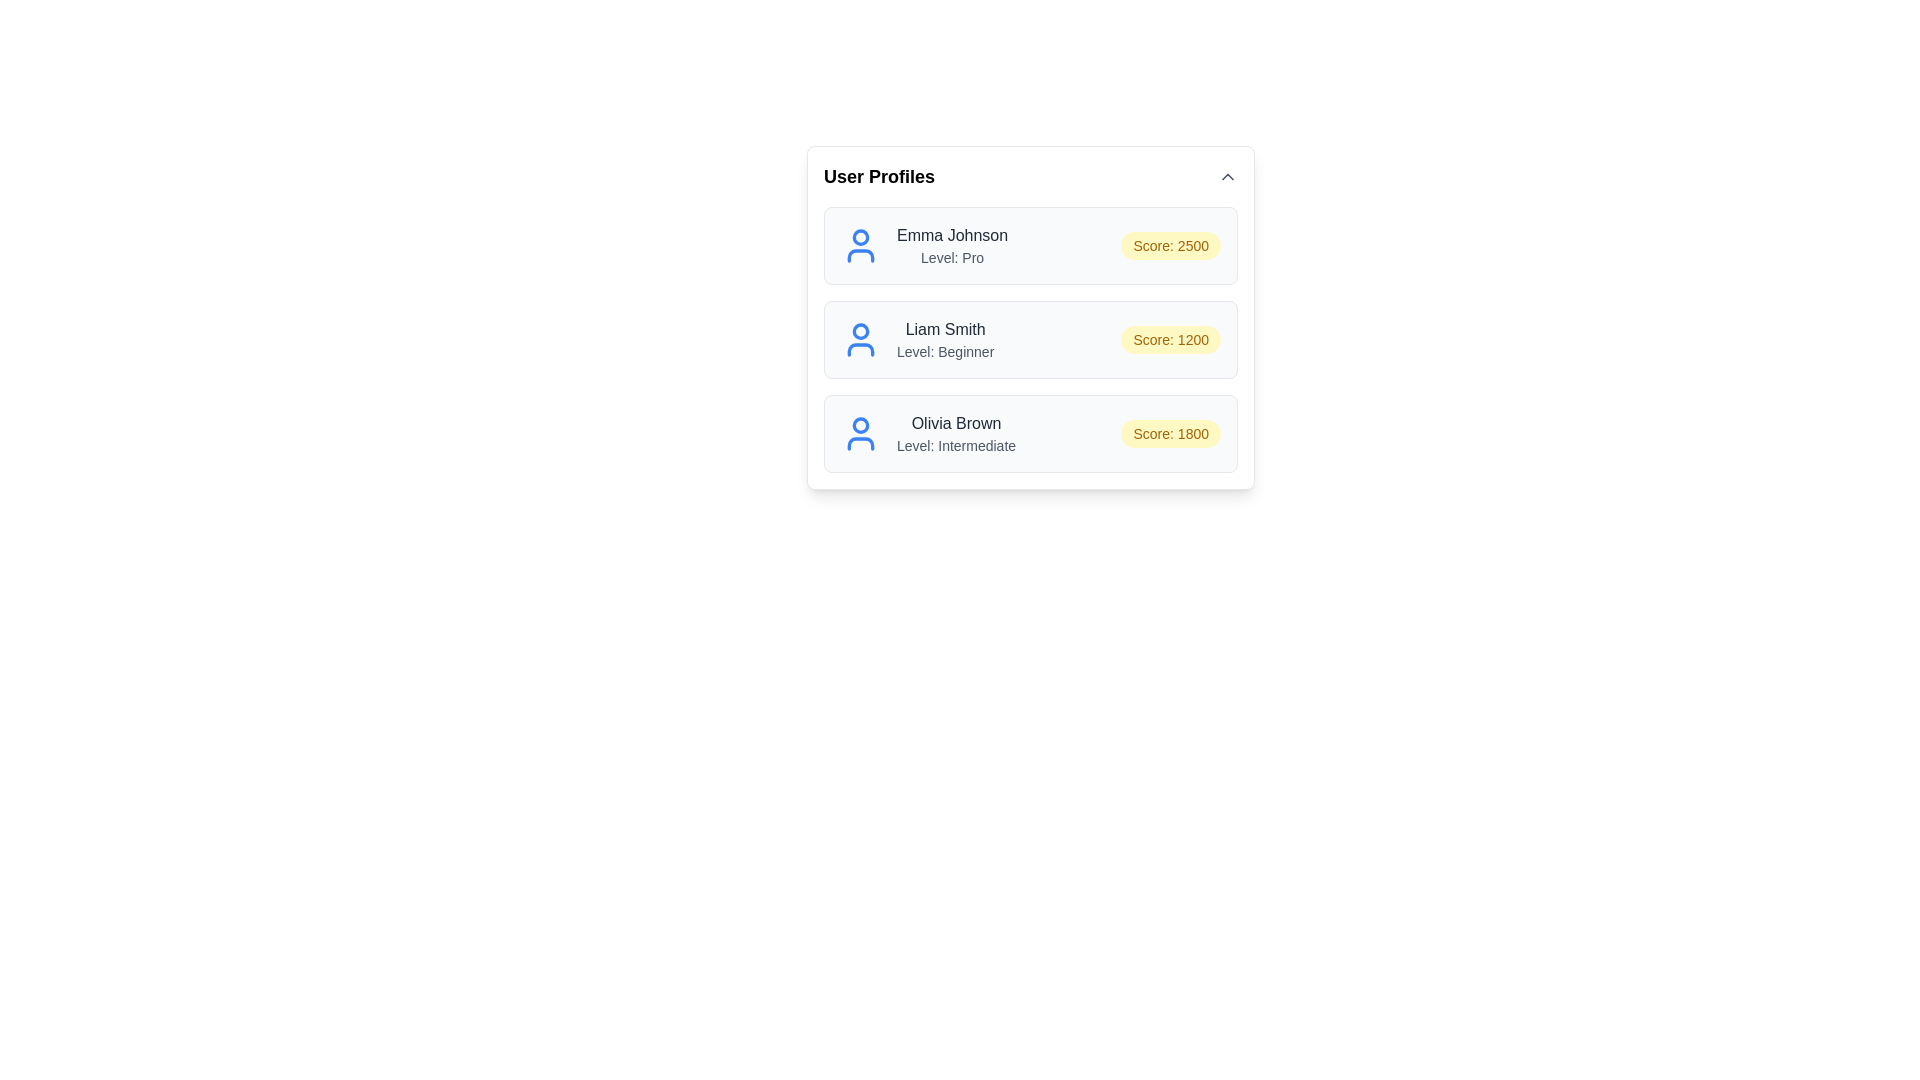 The image size is (1920, 1080). What do you see at coordinates (860, 330) in the screenshot?
I see `the SVG Circle representing the profile picture of the user named 'Liam Smith' in the second row of the user profile list` at bounding box center [860, 330].